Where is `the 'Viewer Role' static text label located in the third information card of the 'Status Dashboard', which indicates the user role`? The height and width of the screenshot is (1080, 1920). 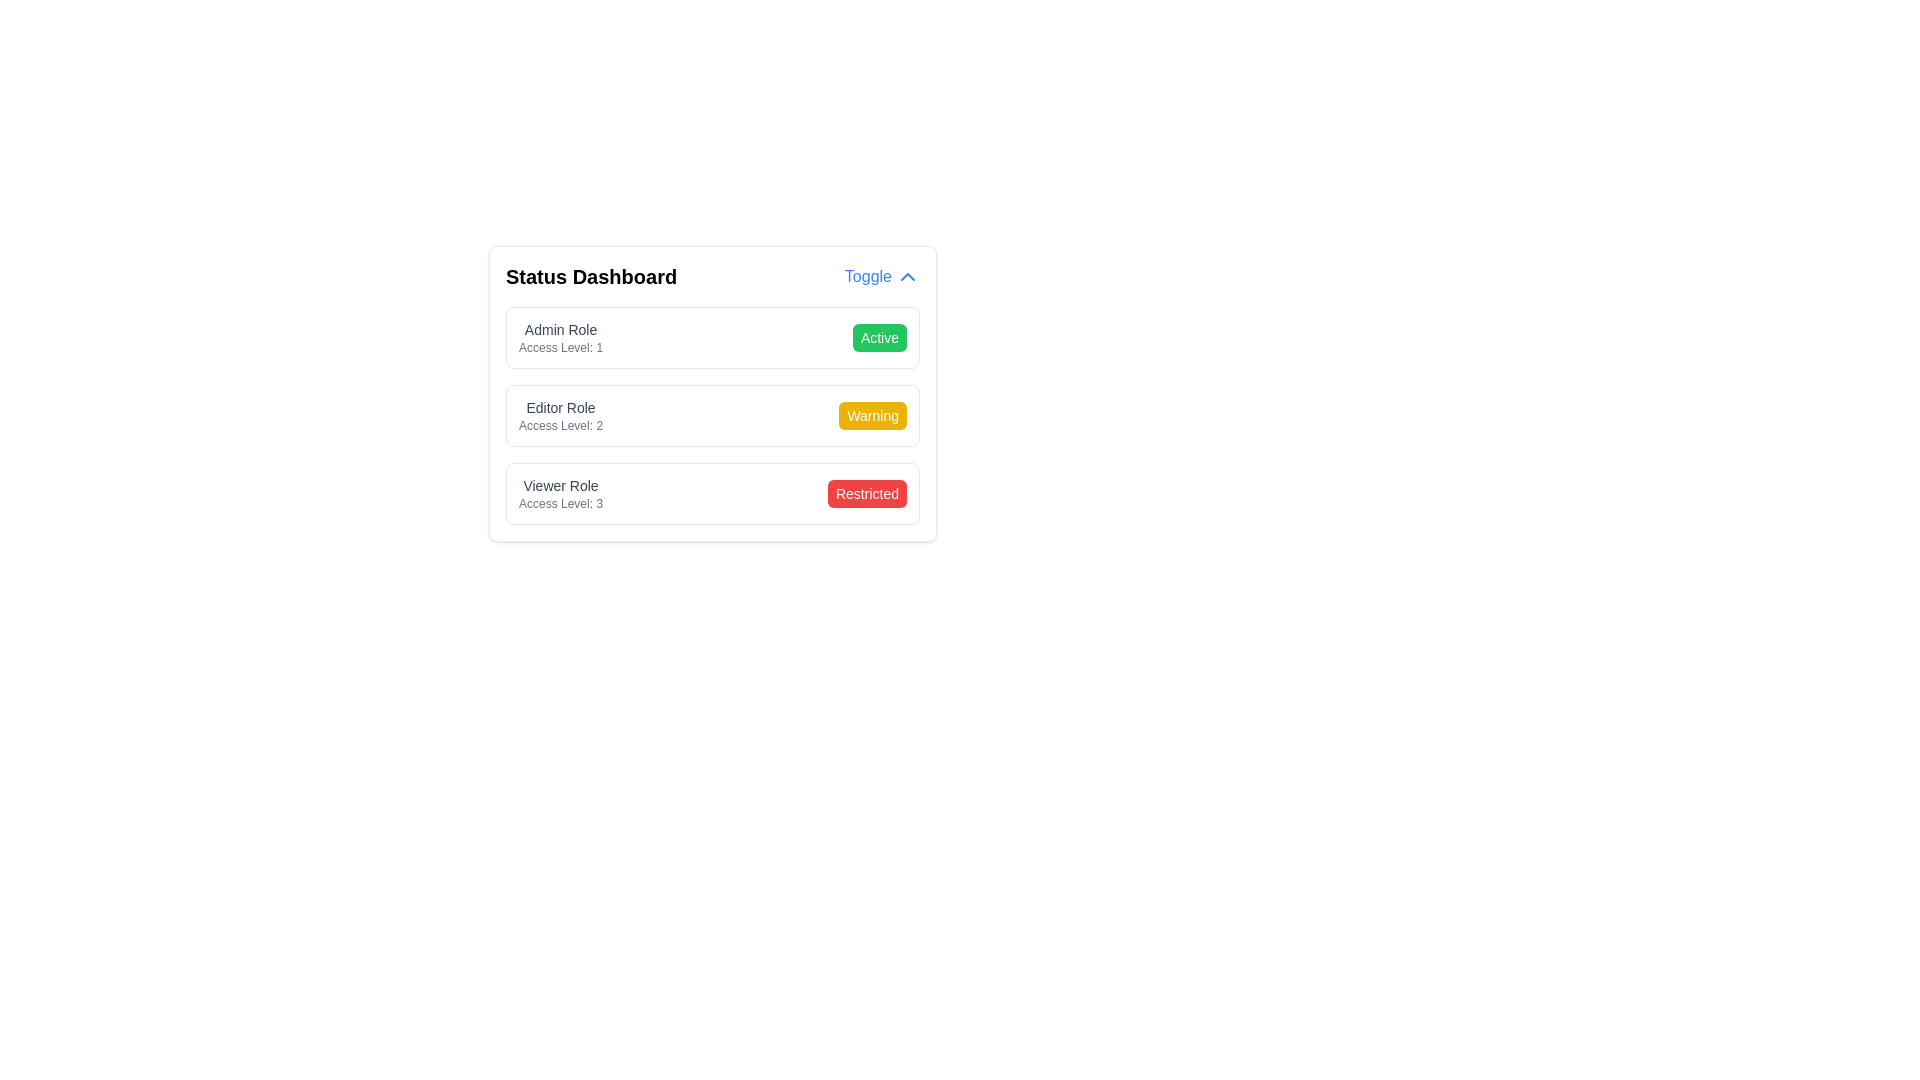
the 'Viewer Role' static text label located in the third information card of the 'Status Dashboard', which indicates the user role is located at coordinates (560, 486).